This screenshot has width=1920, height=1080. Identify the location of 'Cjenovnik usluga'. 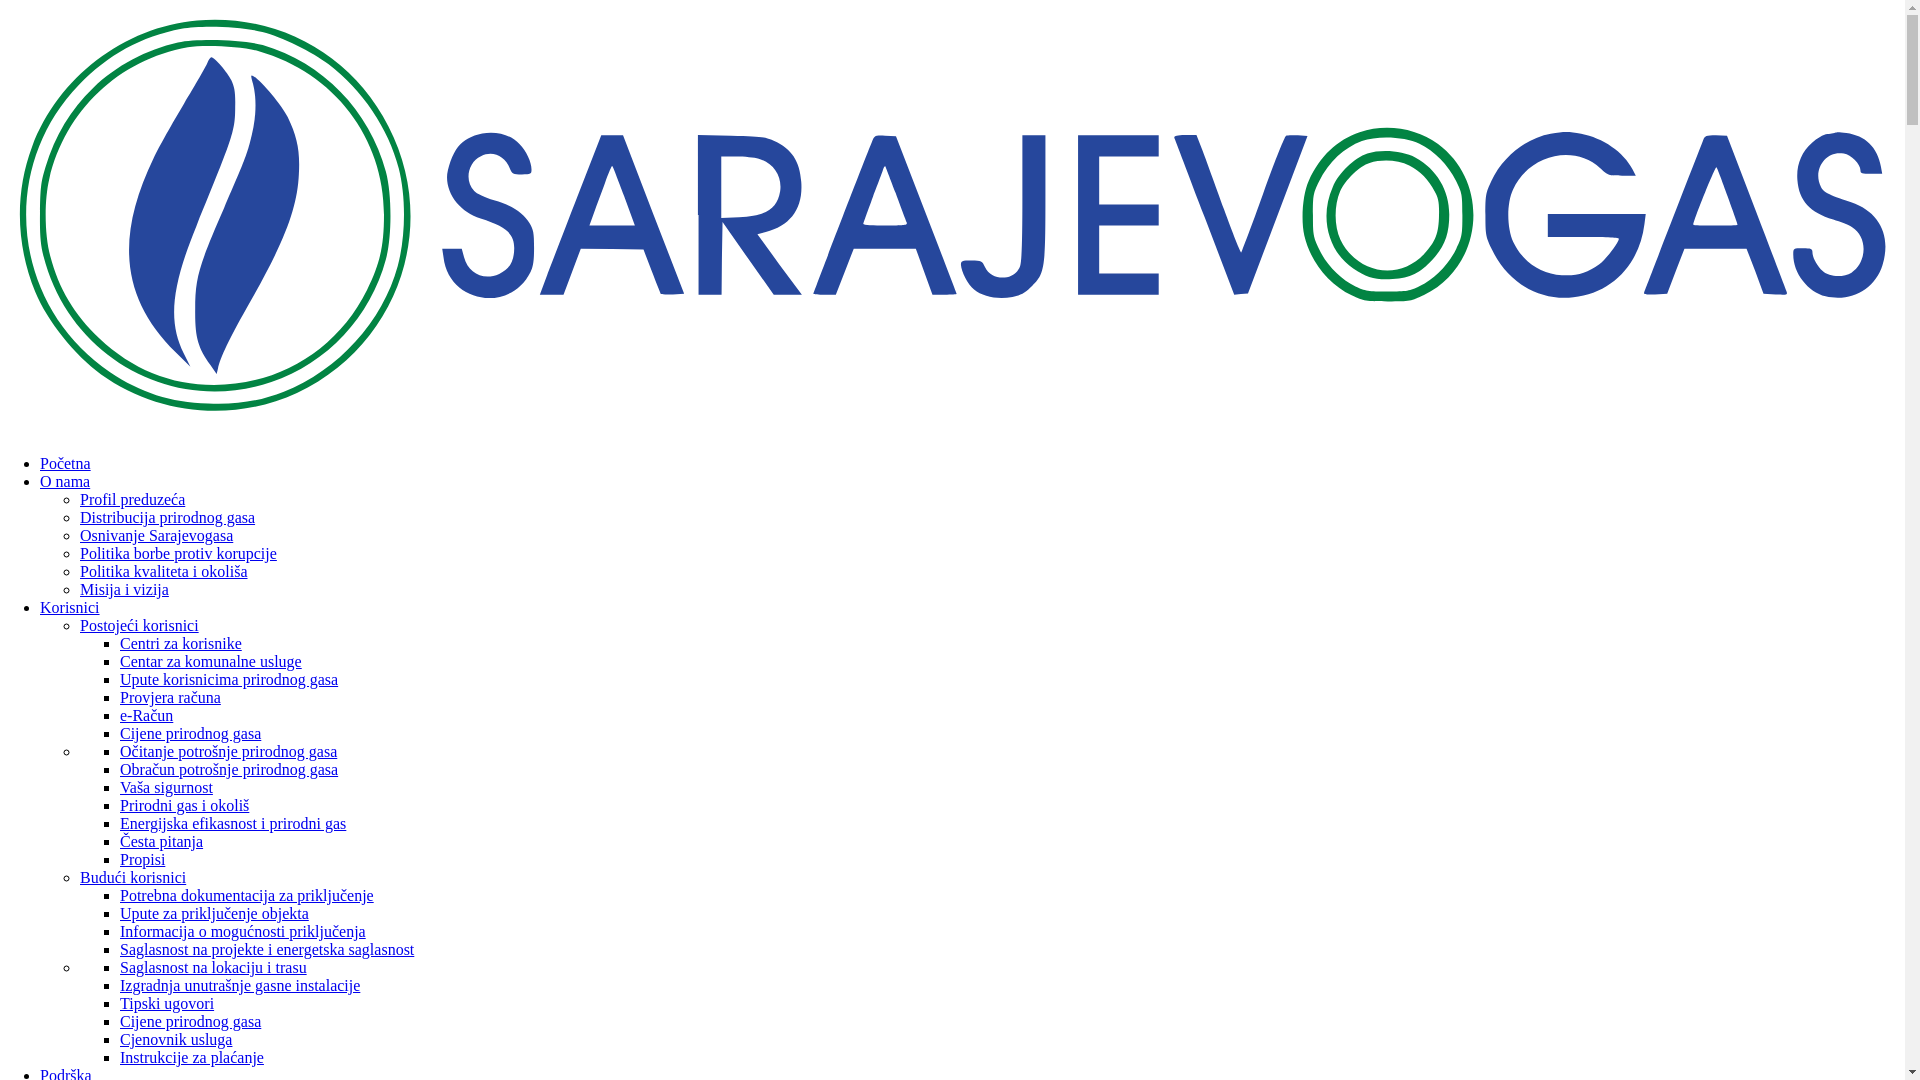
(176, 1038).